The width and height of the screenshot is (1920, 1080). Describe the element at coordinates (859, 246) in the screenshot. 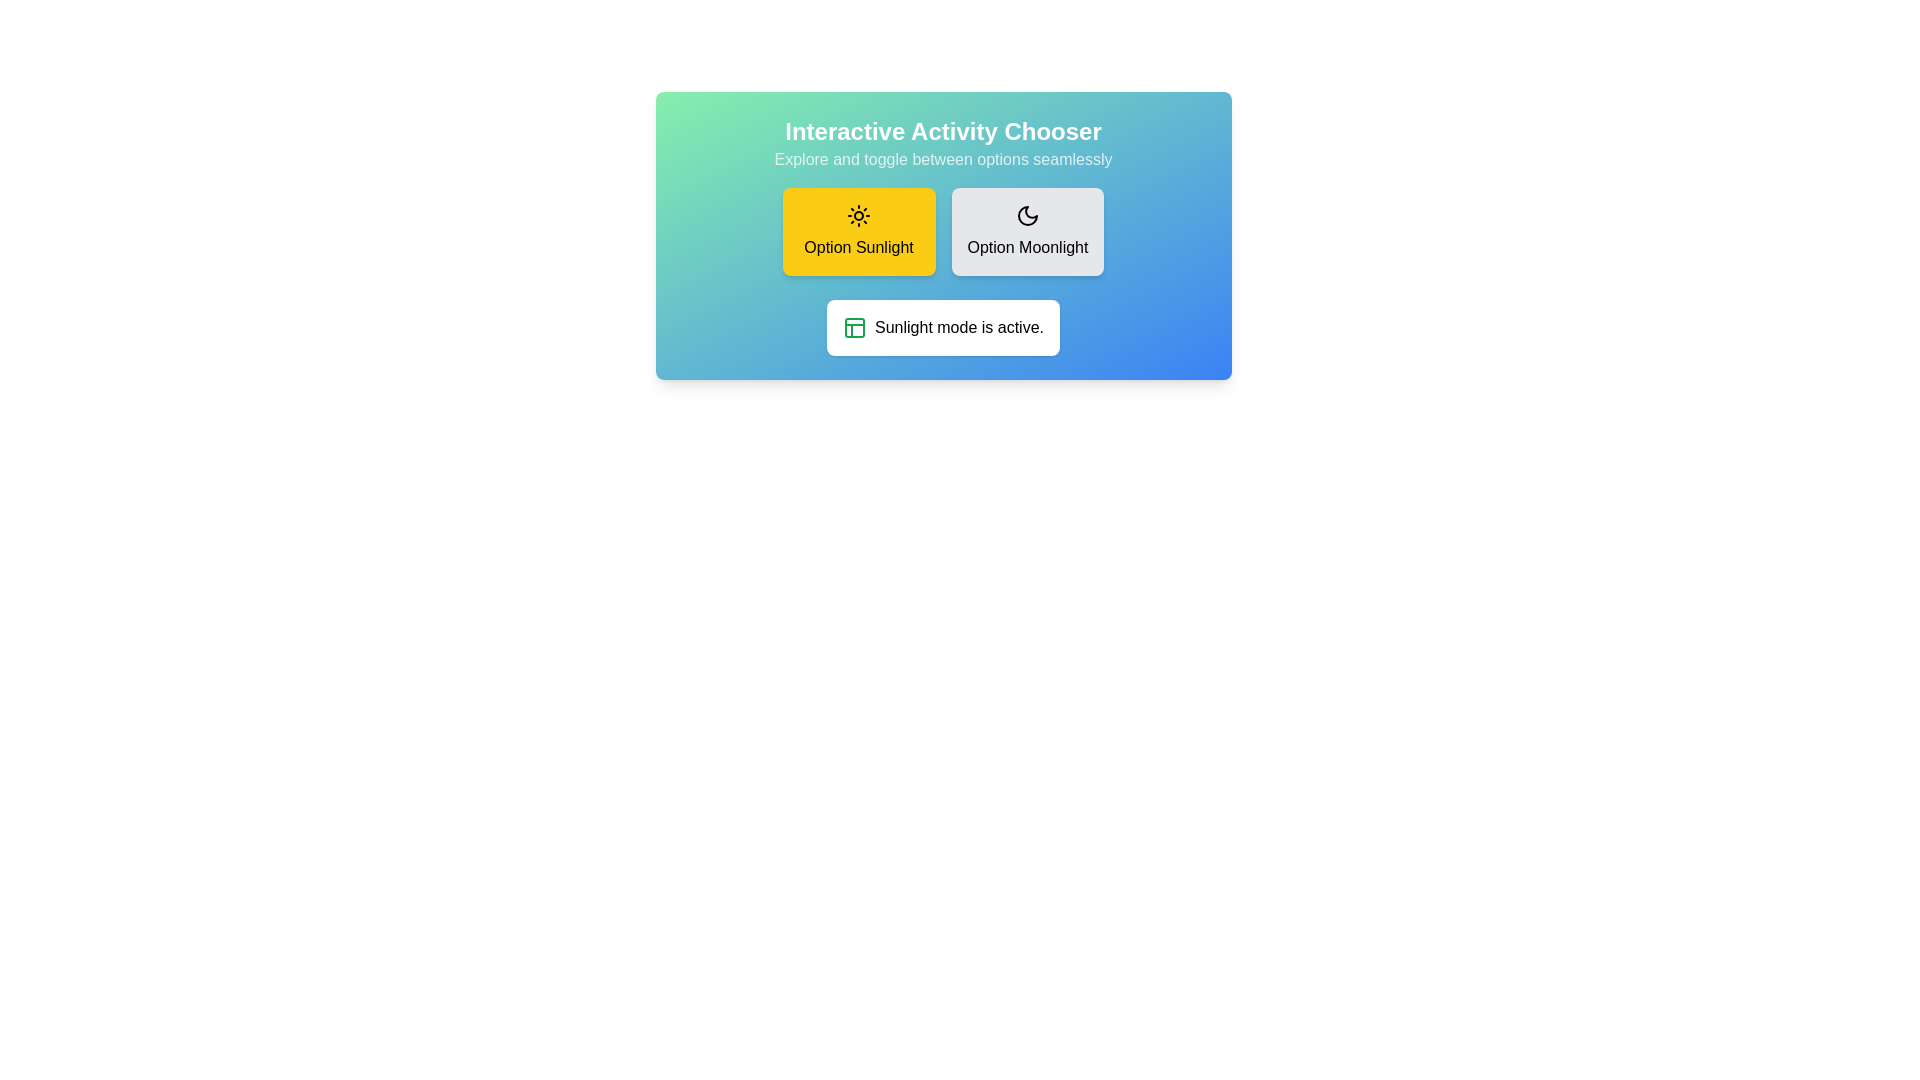

I see `text of the label 'Option Sunlight' which is part of a yellow button structure on the left side of the selection area` at that location.